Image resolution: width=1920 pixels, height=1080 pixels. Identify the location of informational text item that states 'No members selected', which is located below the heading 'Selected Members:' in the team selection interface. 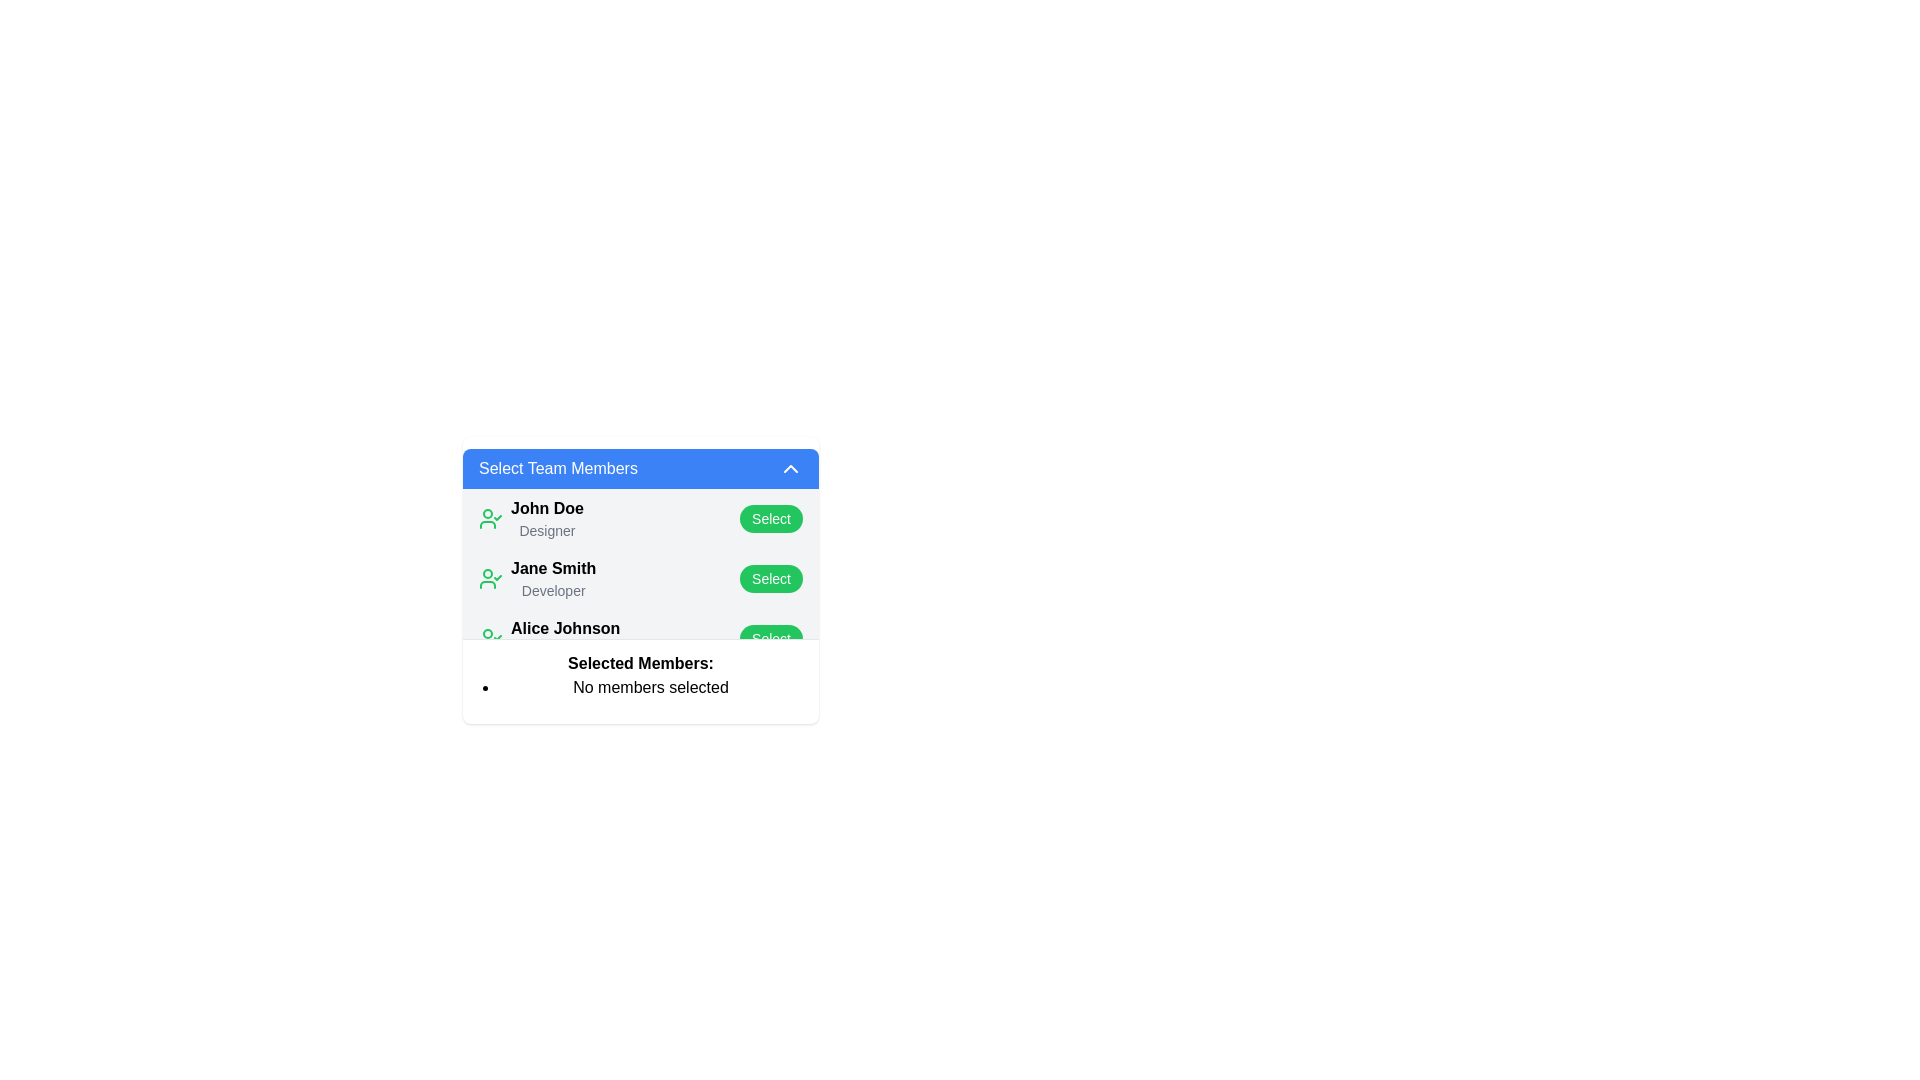
(641, 686).